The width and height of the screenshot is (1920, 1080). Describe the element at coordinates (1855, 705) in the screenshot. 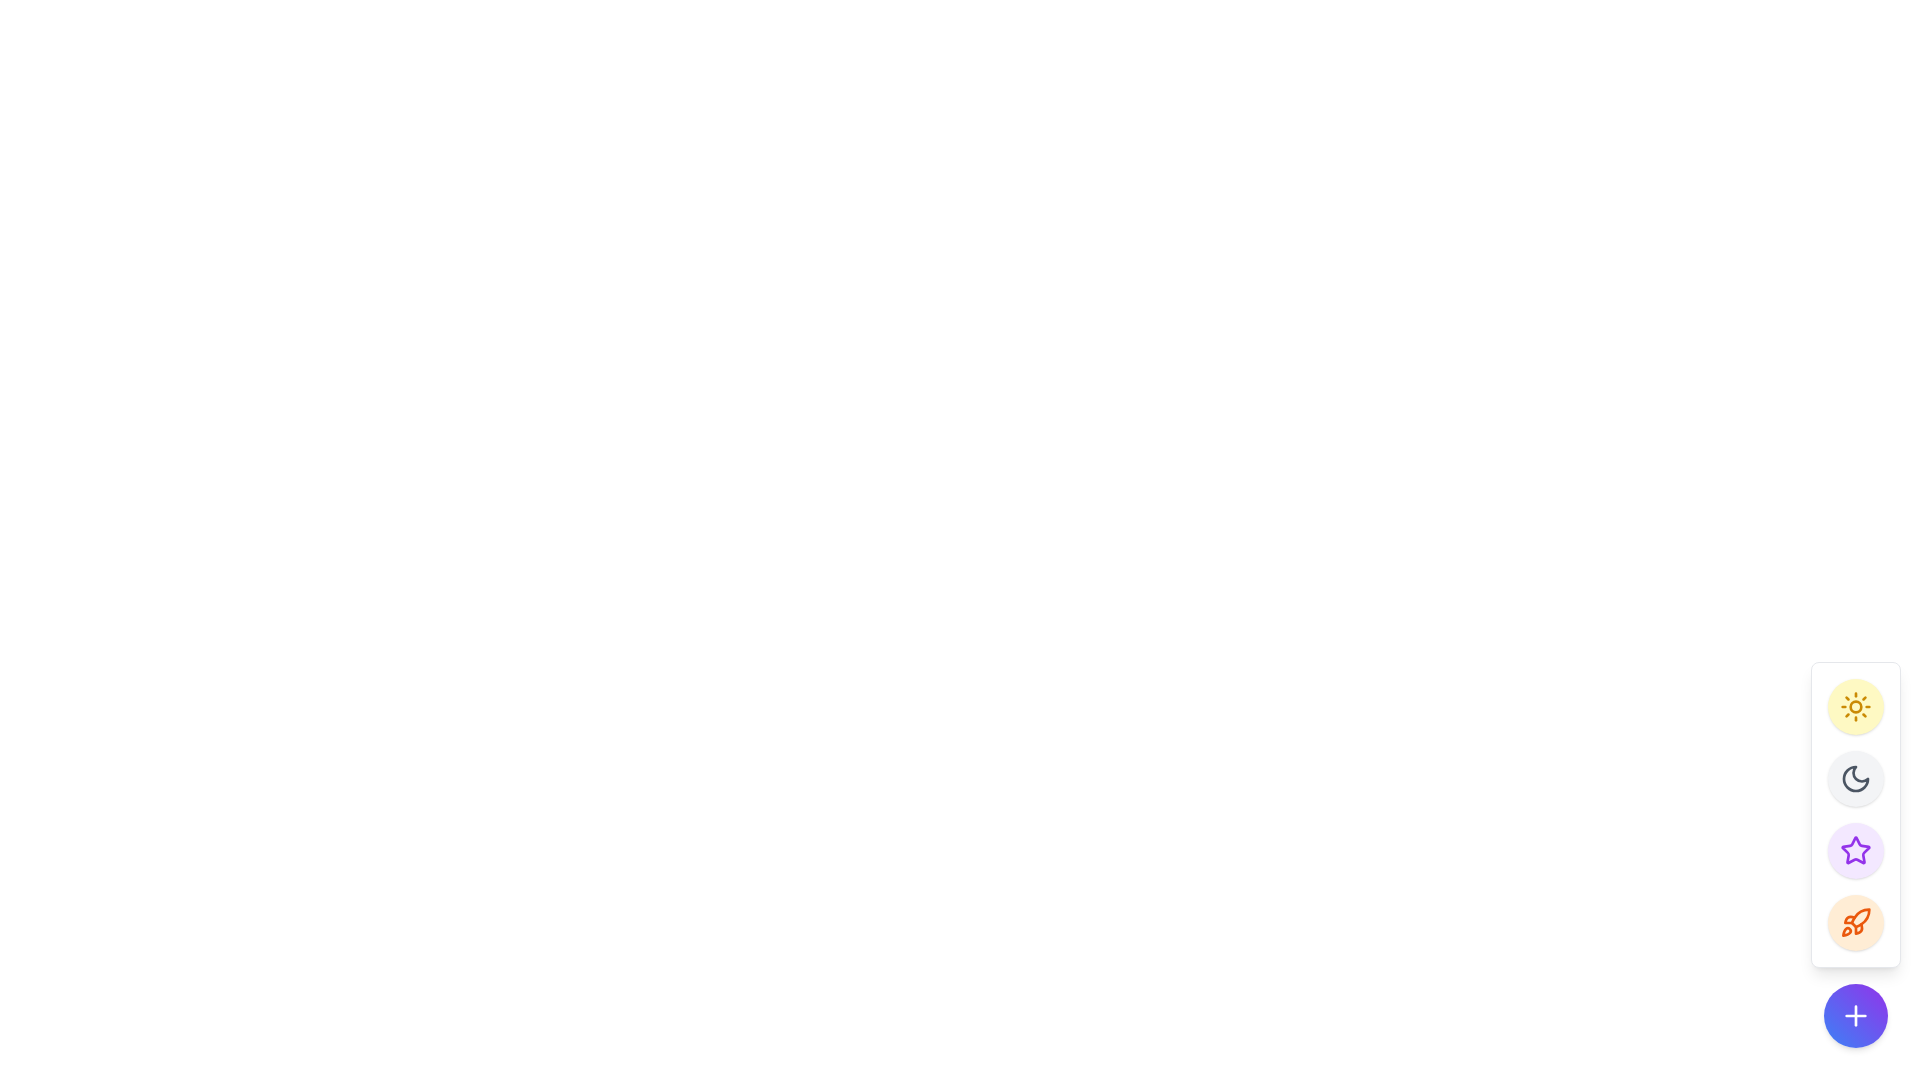

I see `the circular sun icon button with a bright yellow background` at that location.